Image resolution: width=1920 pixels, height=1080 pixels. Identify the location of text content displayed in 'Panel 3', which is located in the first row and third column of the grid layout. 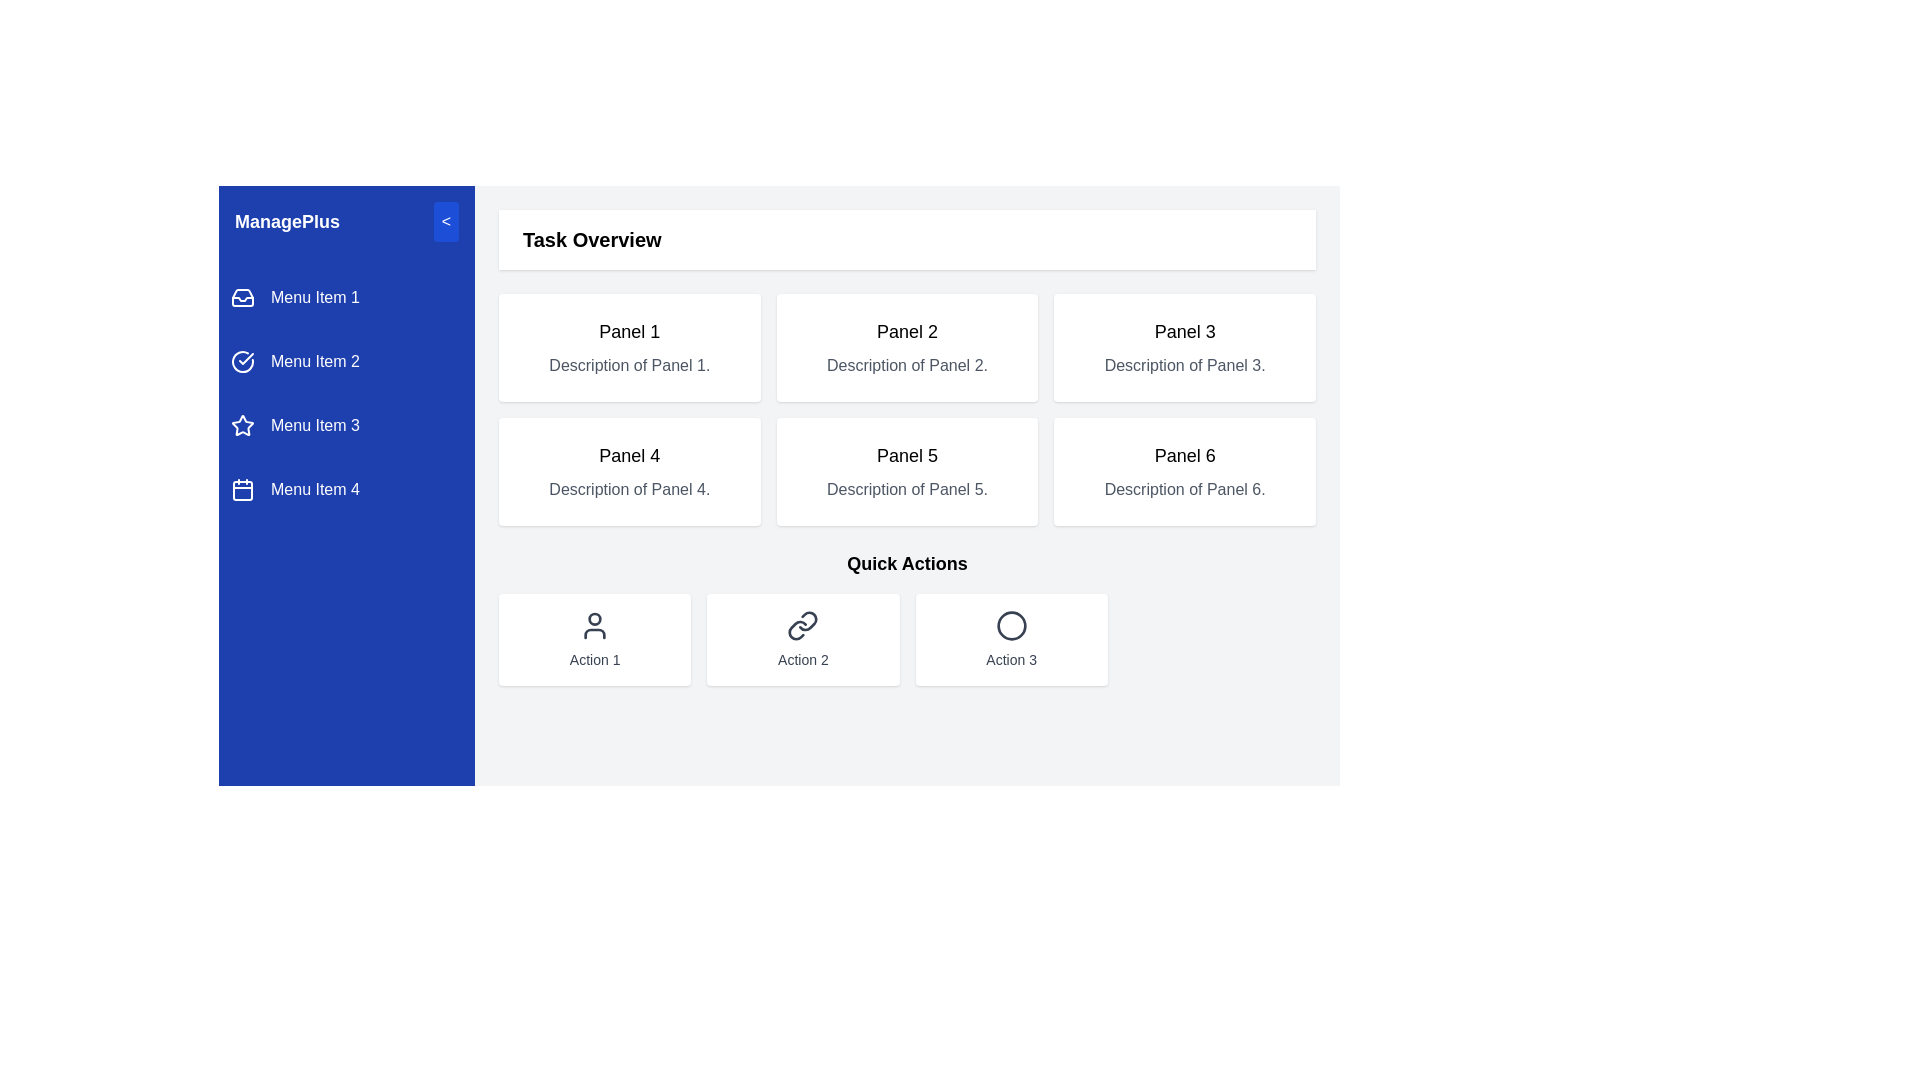
(1185, 346).